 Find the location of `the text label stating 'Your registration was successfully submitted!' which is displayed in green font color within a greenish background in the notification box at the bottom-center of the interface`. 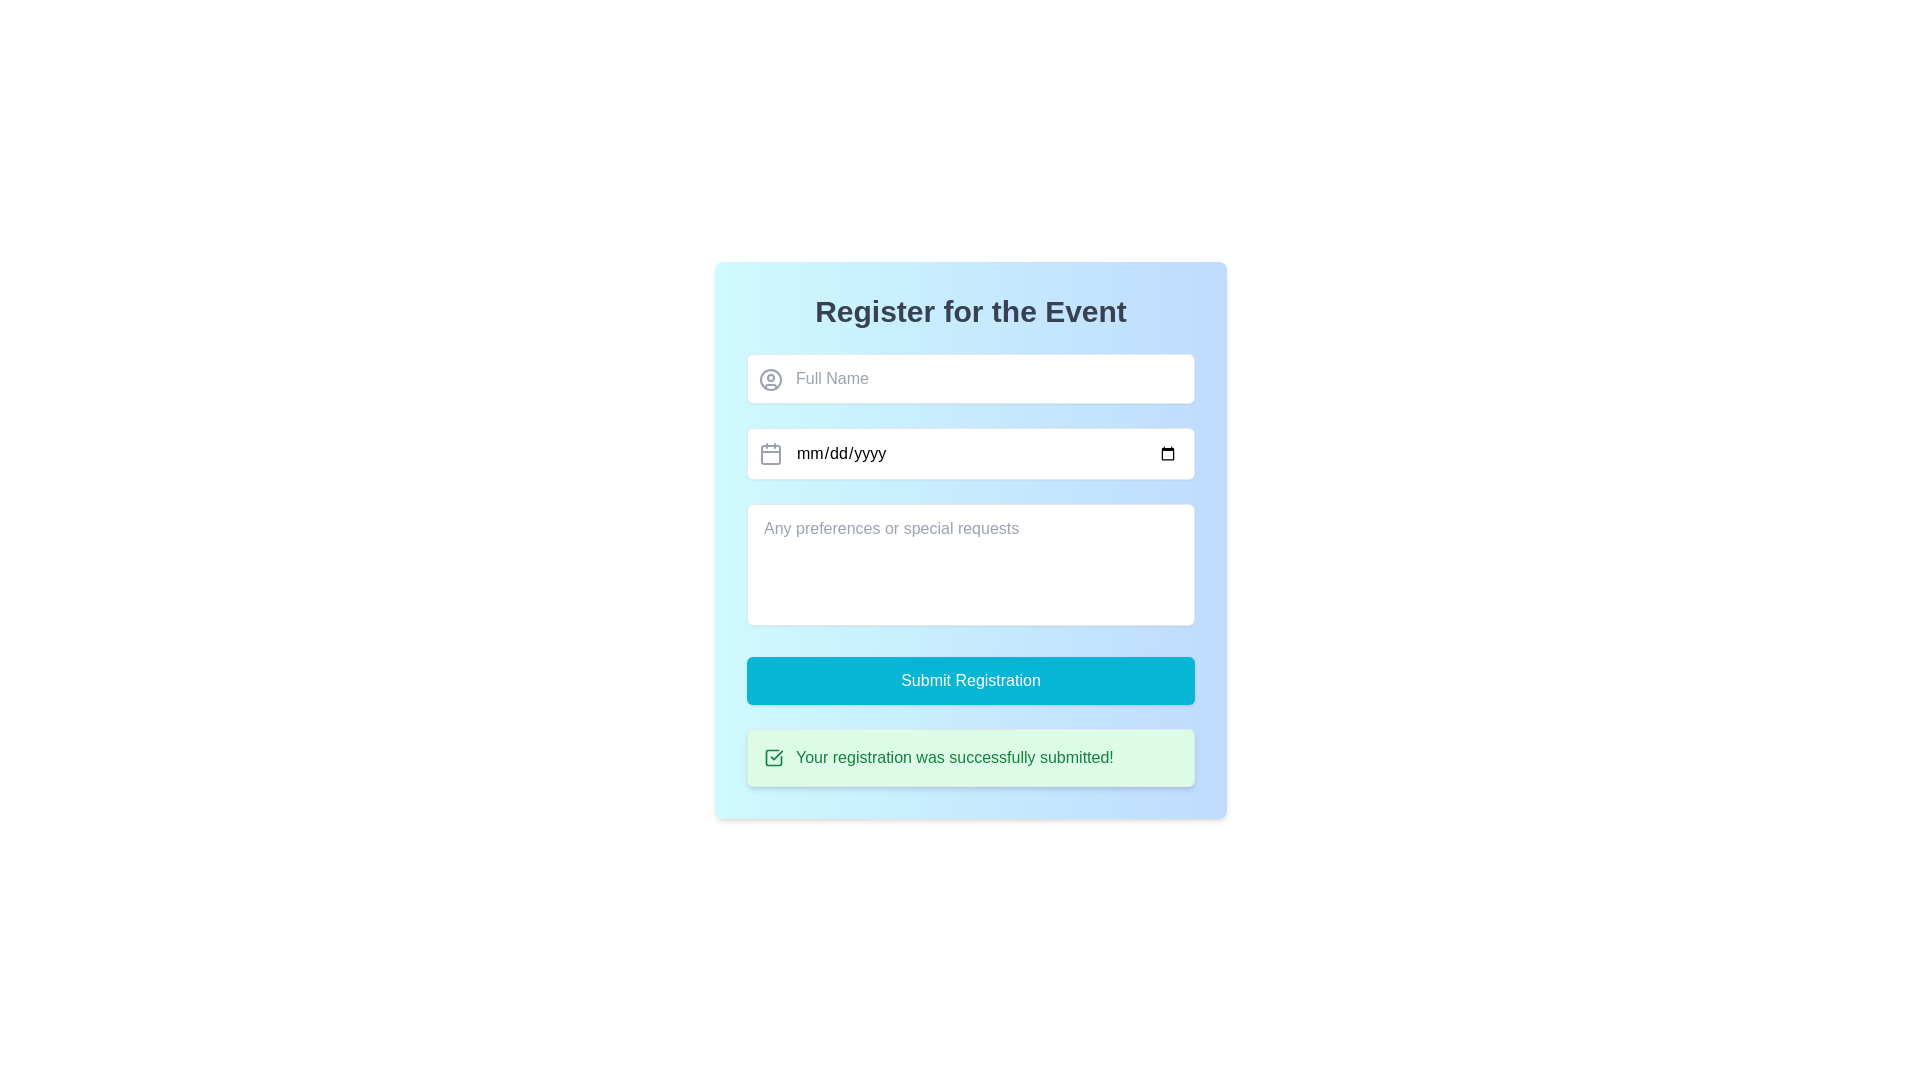

the text label stating 'Your registration was successfully submitted!' which is displayed in green font color within a greenish background in the notification box at the bottom-center of the interface is located at coordinates (953, 758).